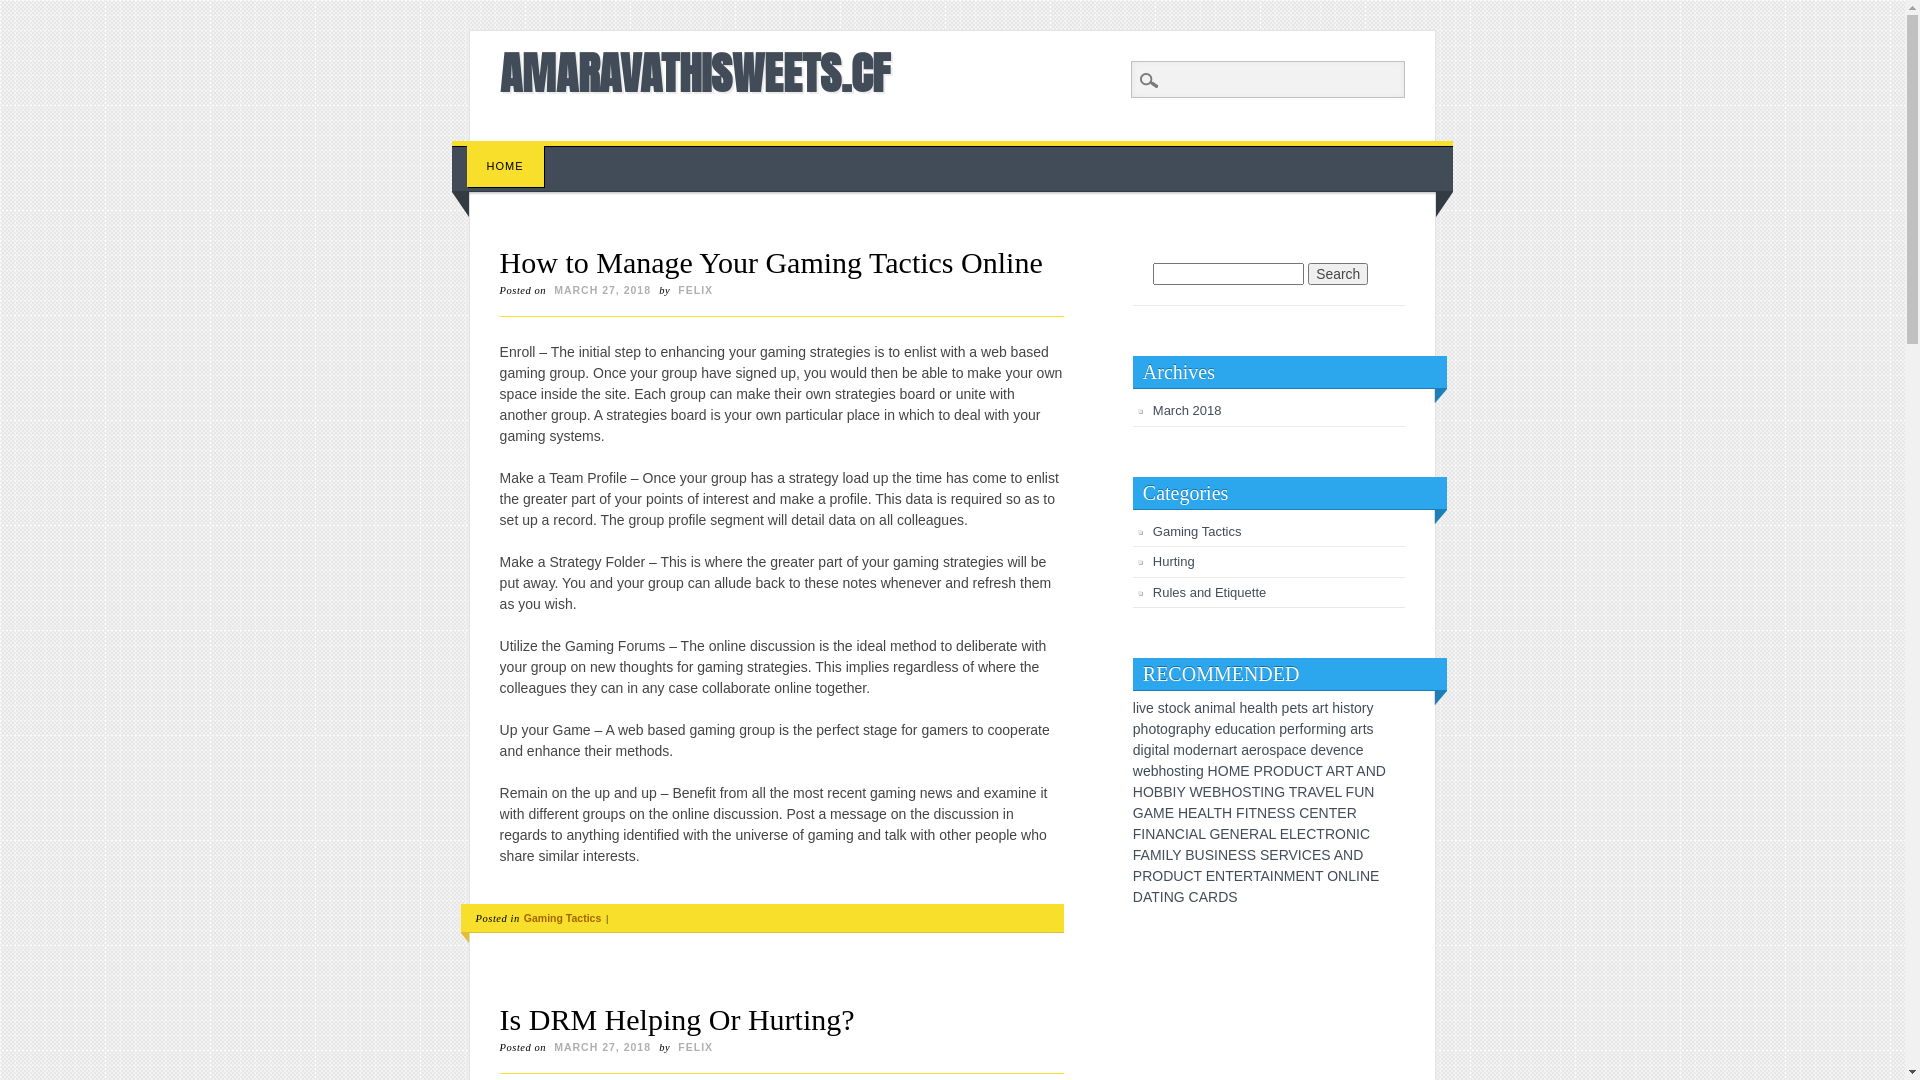 This screenshot has width=1920, height=1080. I want to click on 'N', so click(1365, 770).